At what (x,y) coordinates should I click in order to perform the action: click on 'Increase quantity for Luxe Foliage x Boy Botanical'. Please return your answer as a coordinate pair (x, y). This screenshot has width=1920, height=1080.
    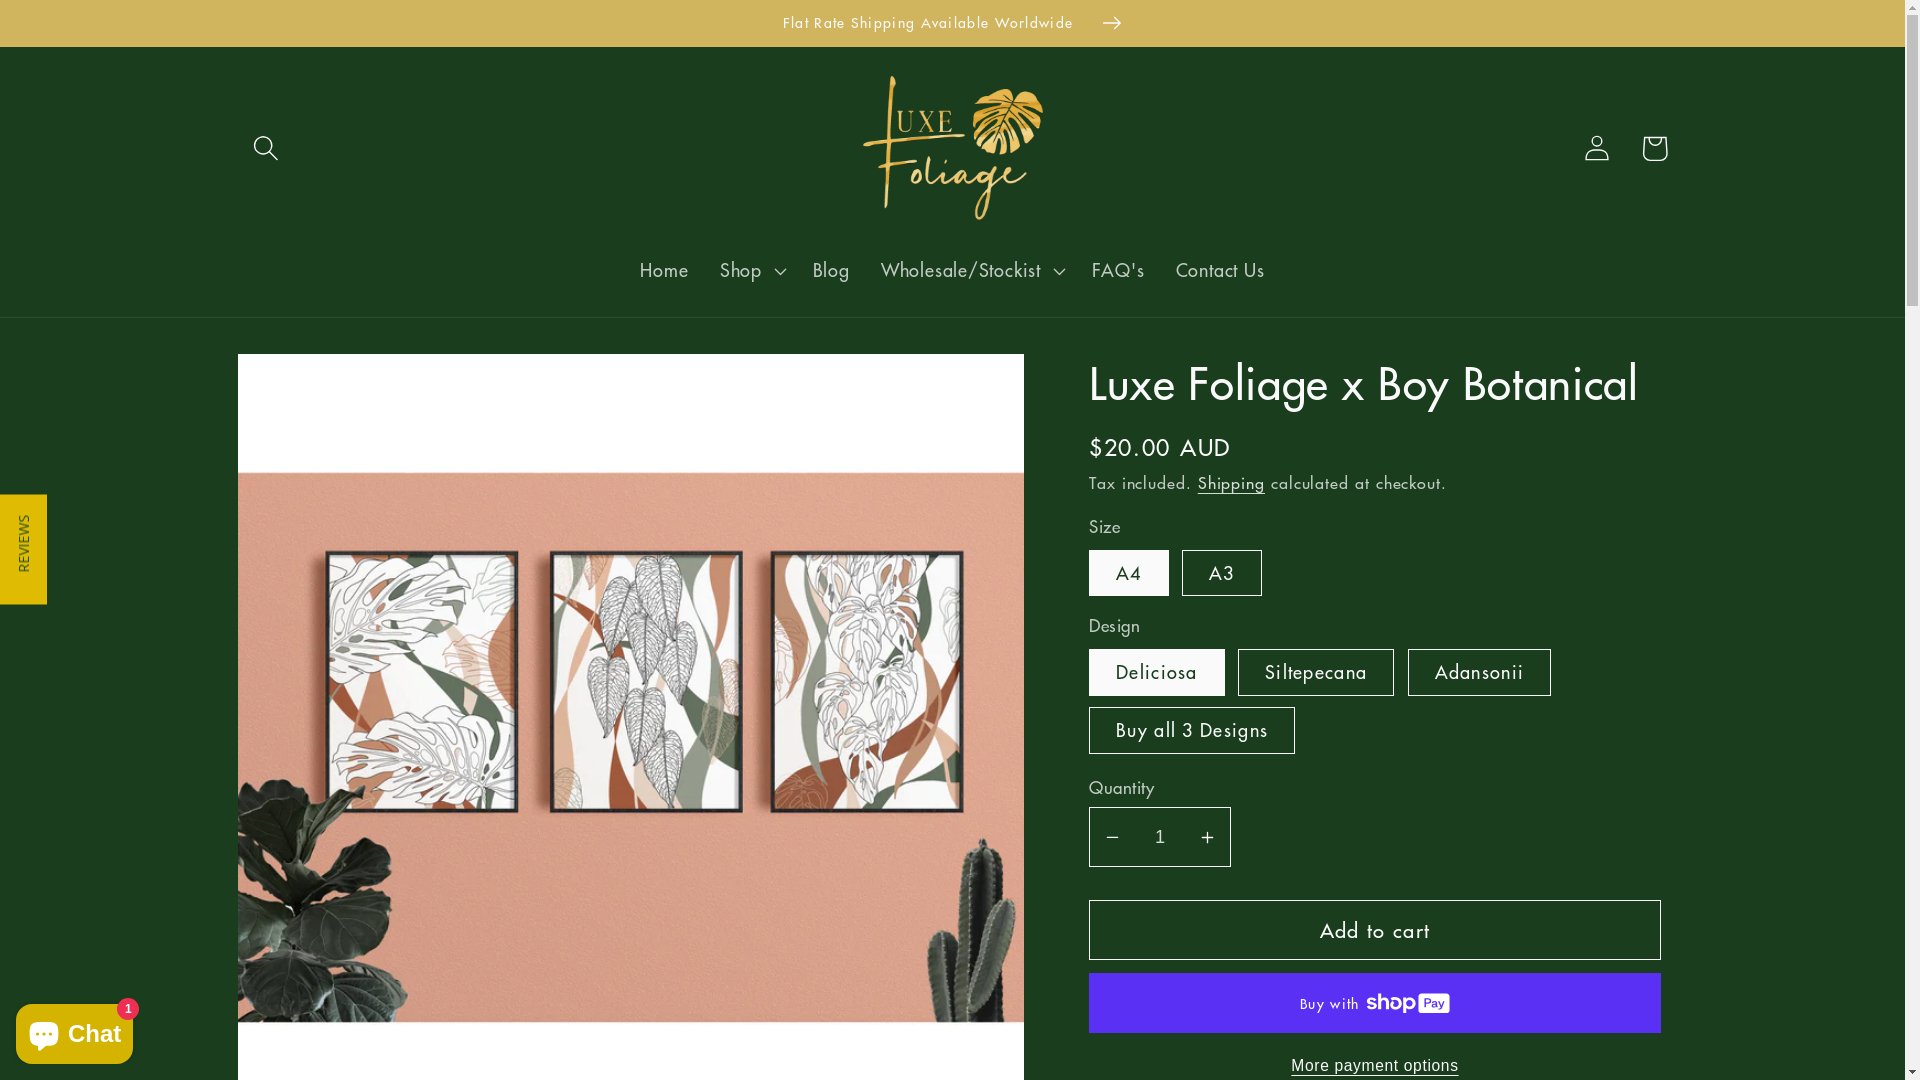
    Looking at the image, I should click on (1185, 837).